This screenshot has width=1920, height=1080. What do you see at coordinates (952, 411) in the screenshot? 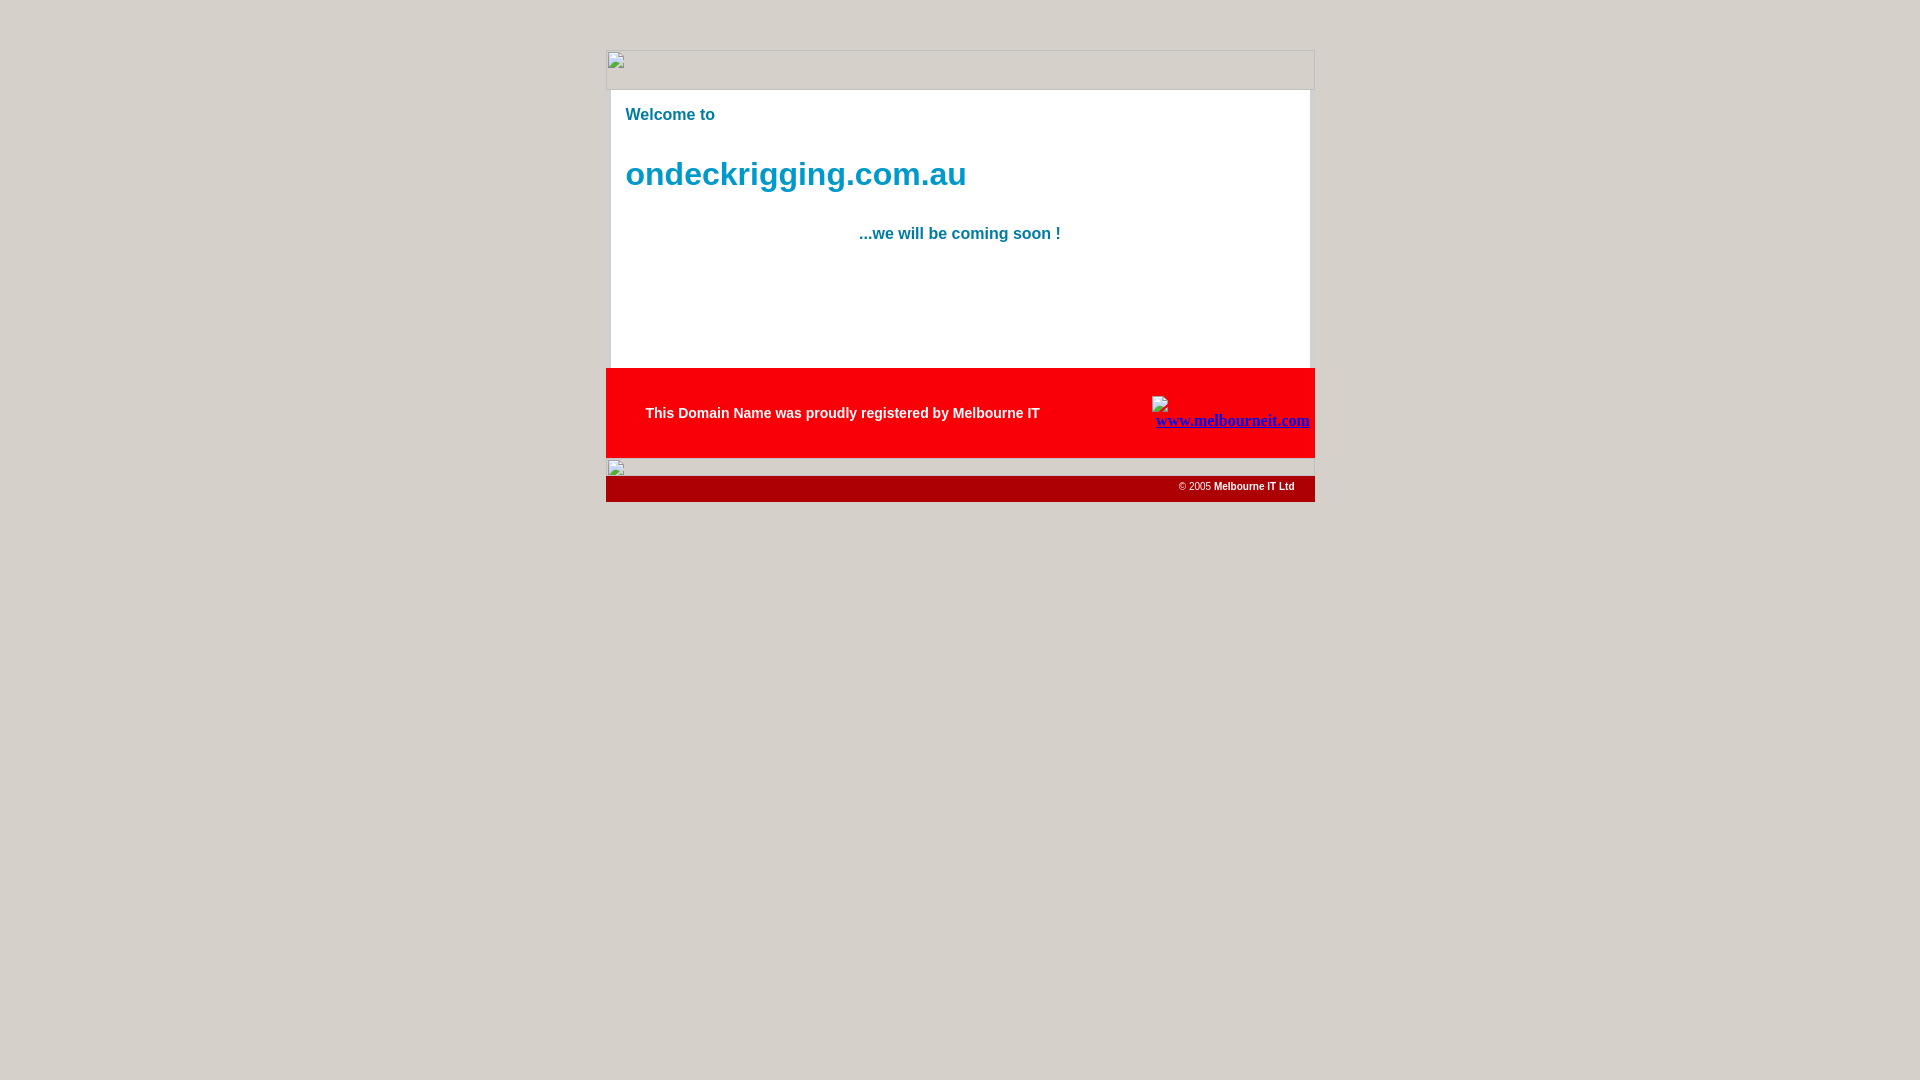
I see `'Melbourne IT'` at bounding box center [952, 411].